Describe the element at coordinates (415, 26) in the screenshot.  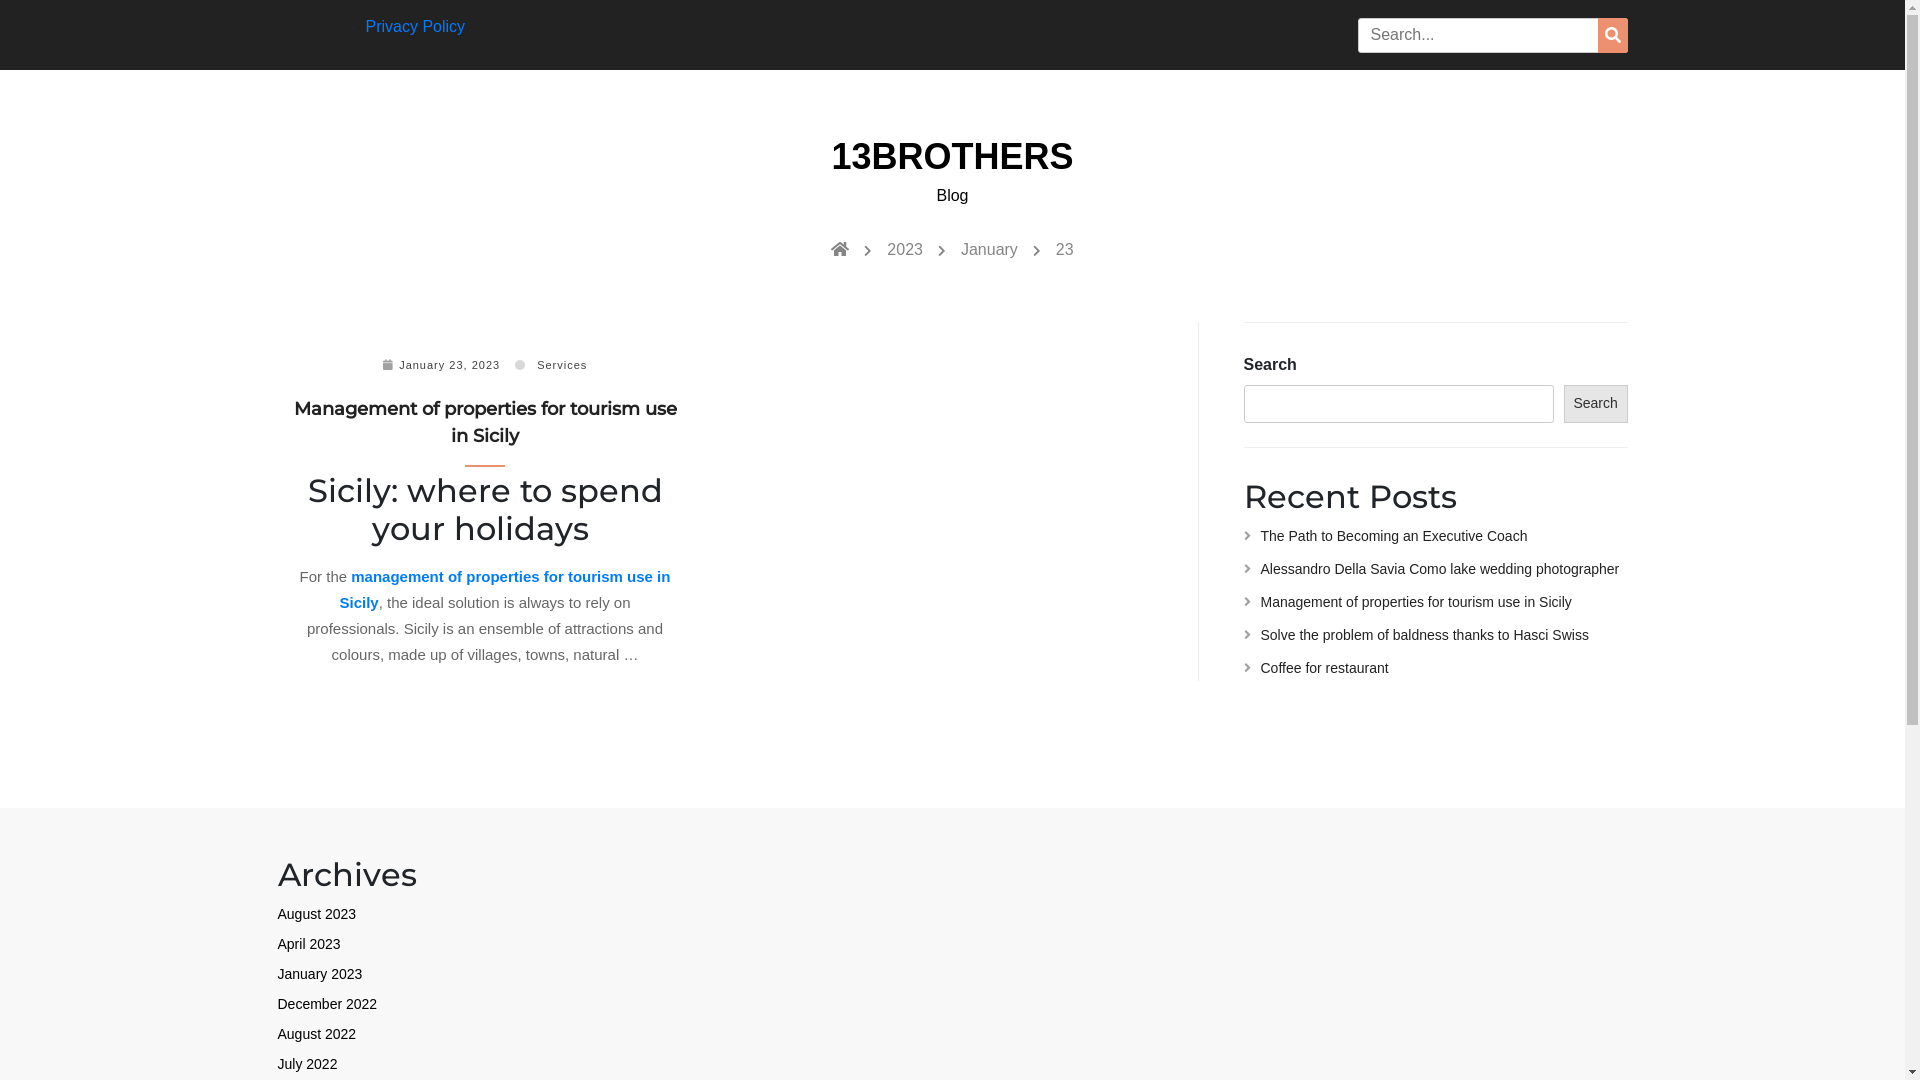
I see `'Privacy Policy'` at that location.